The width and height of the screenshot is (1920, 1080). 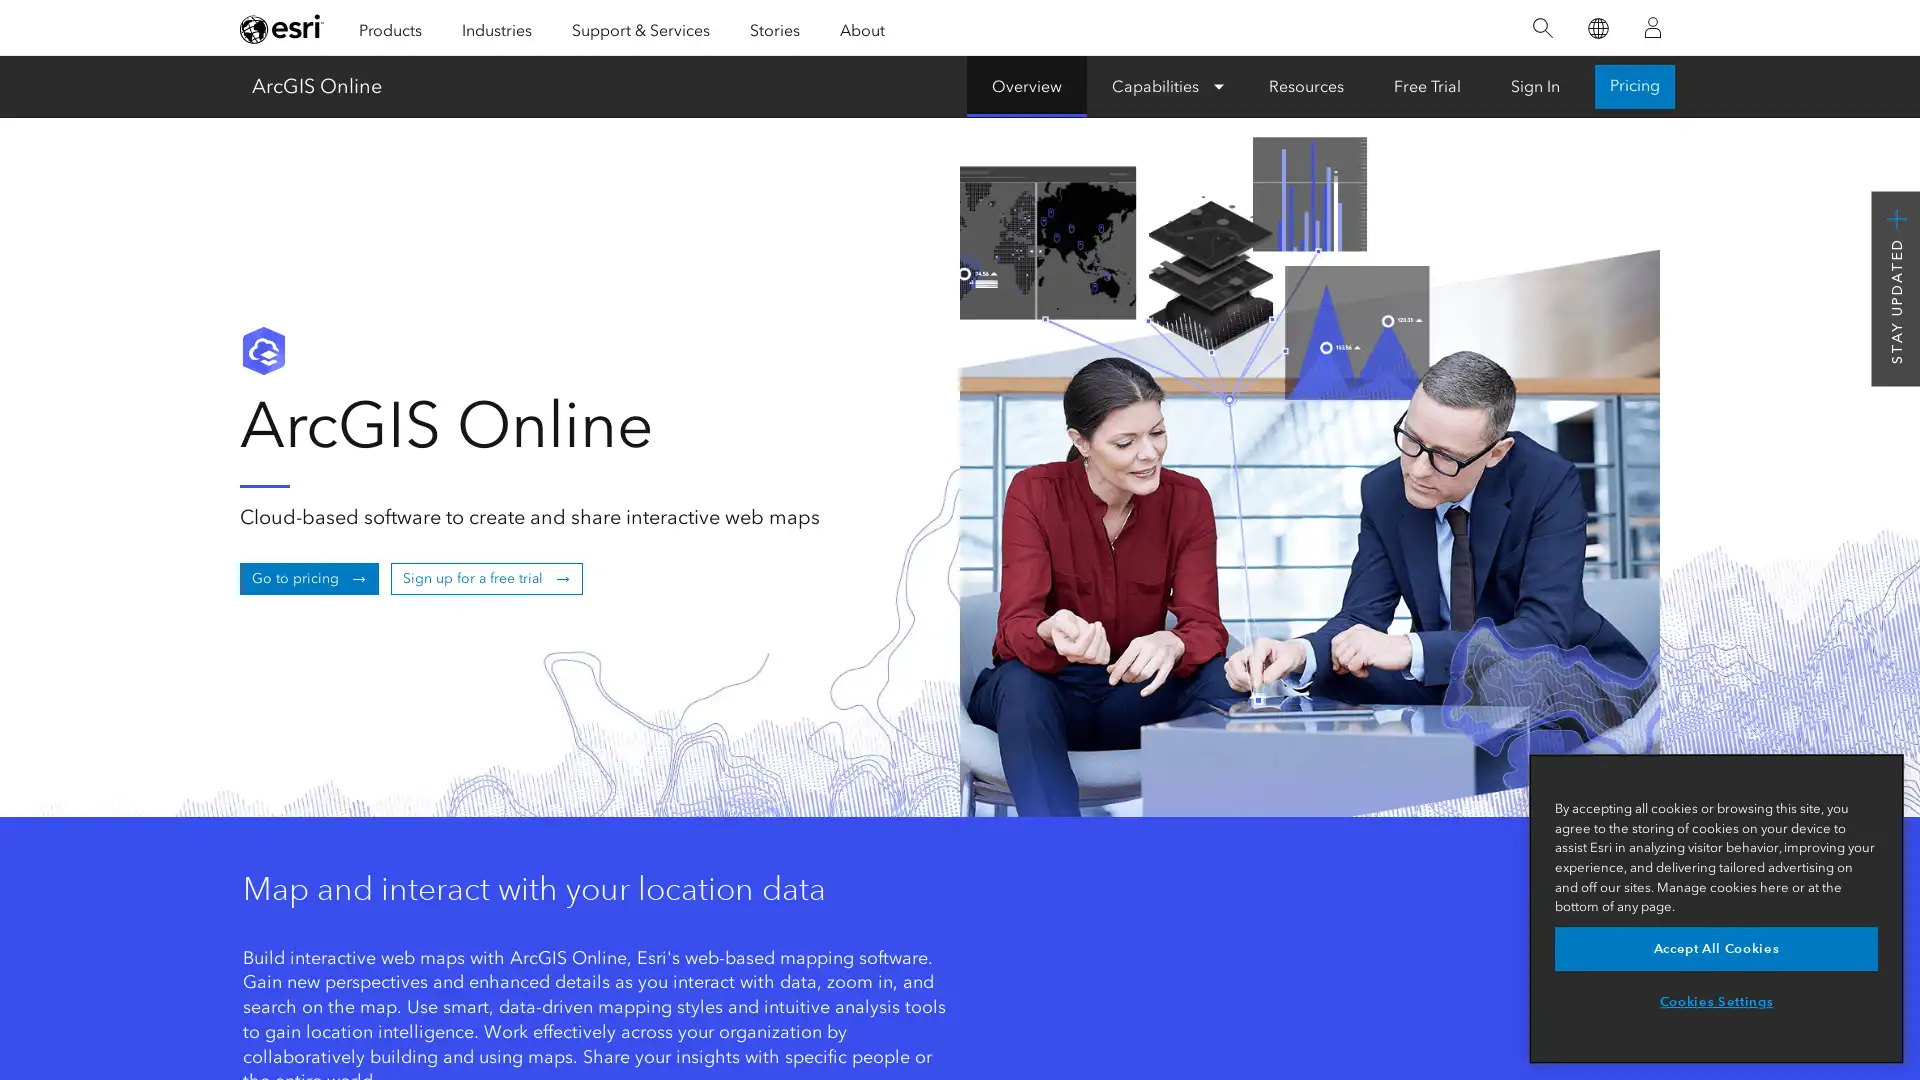 I want to click on Search, so click(x=1541, y=27).